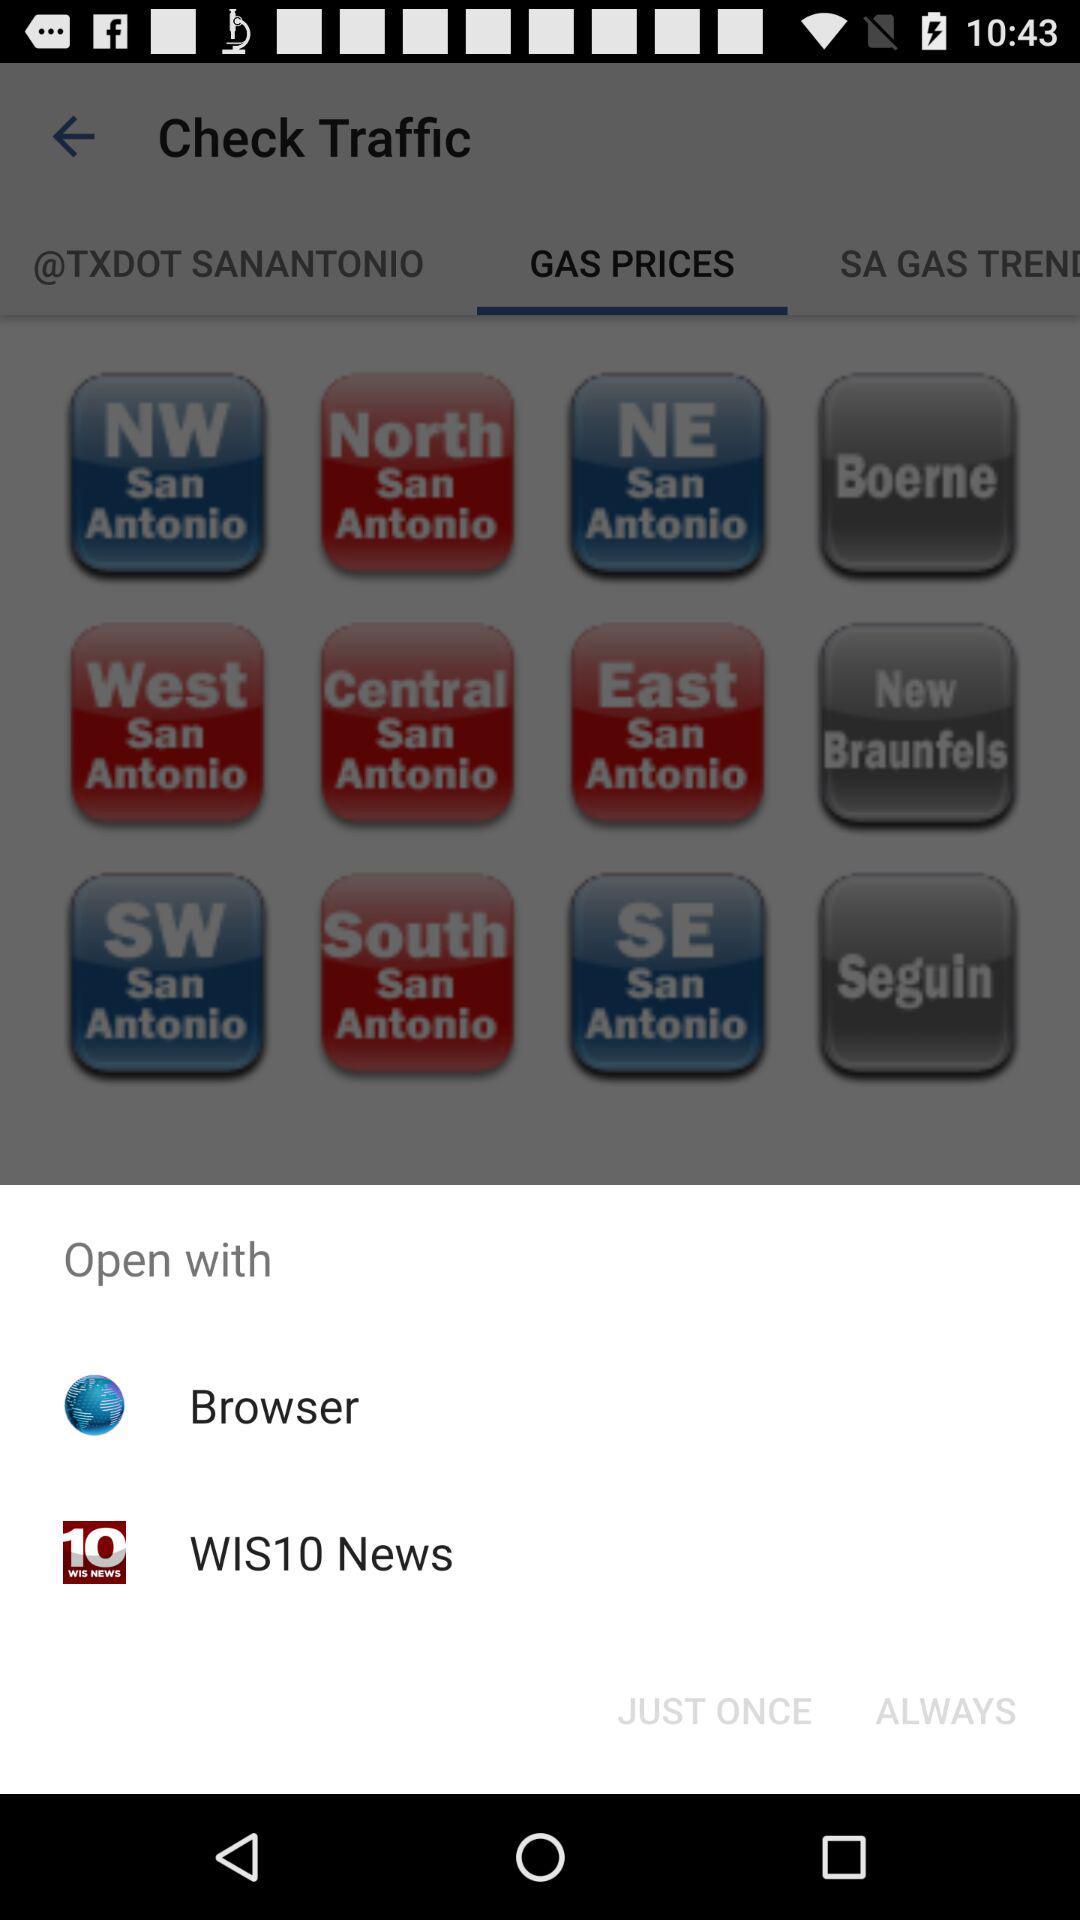 The width and height of the screenshot is (1080, 1920). What do you see at coordinates (945, 1708) in the screenshot?
I see `the always` at bounding box center [945, 1708].